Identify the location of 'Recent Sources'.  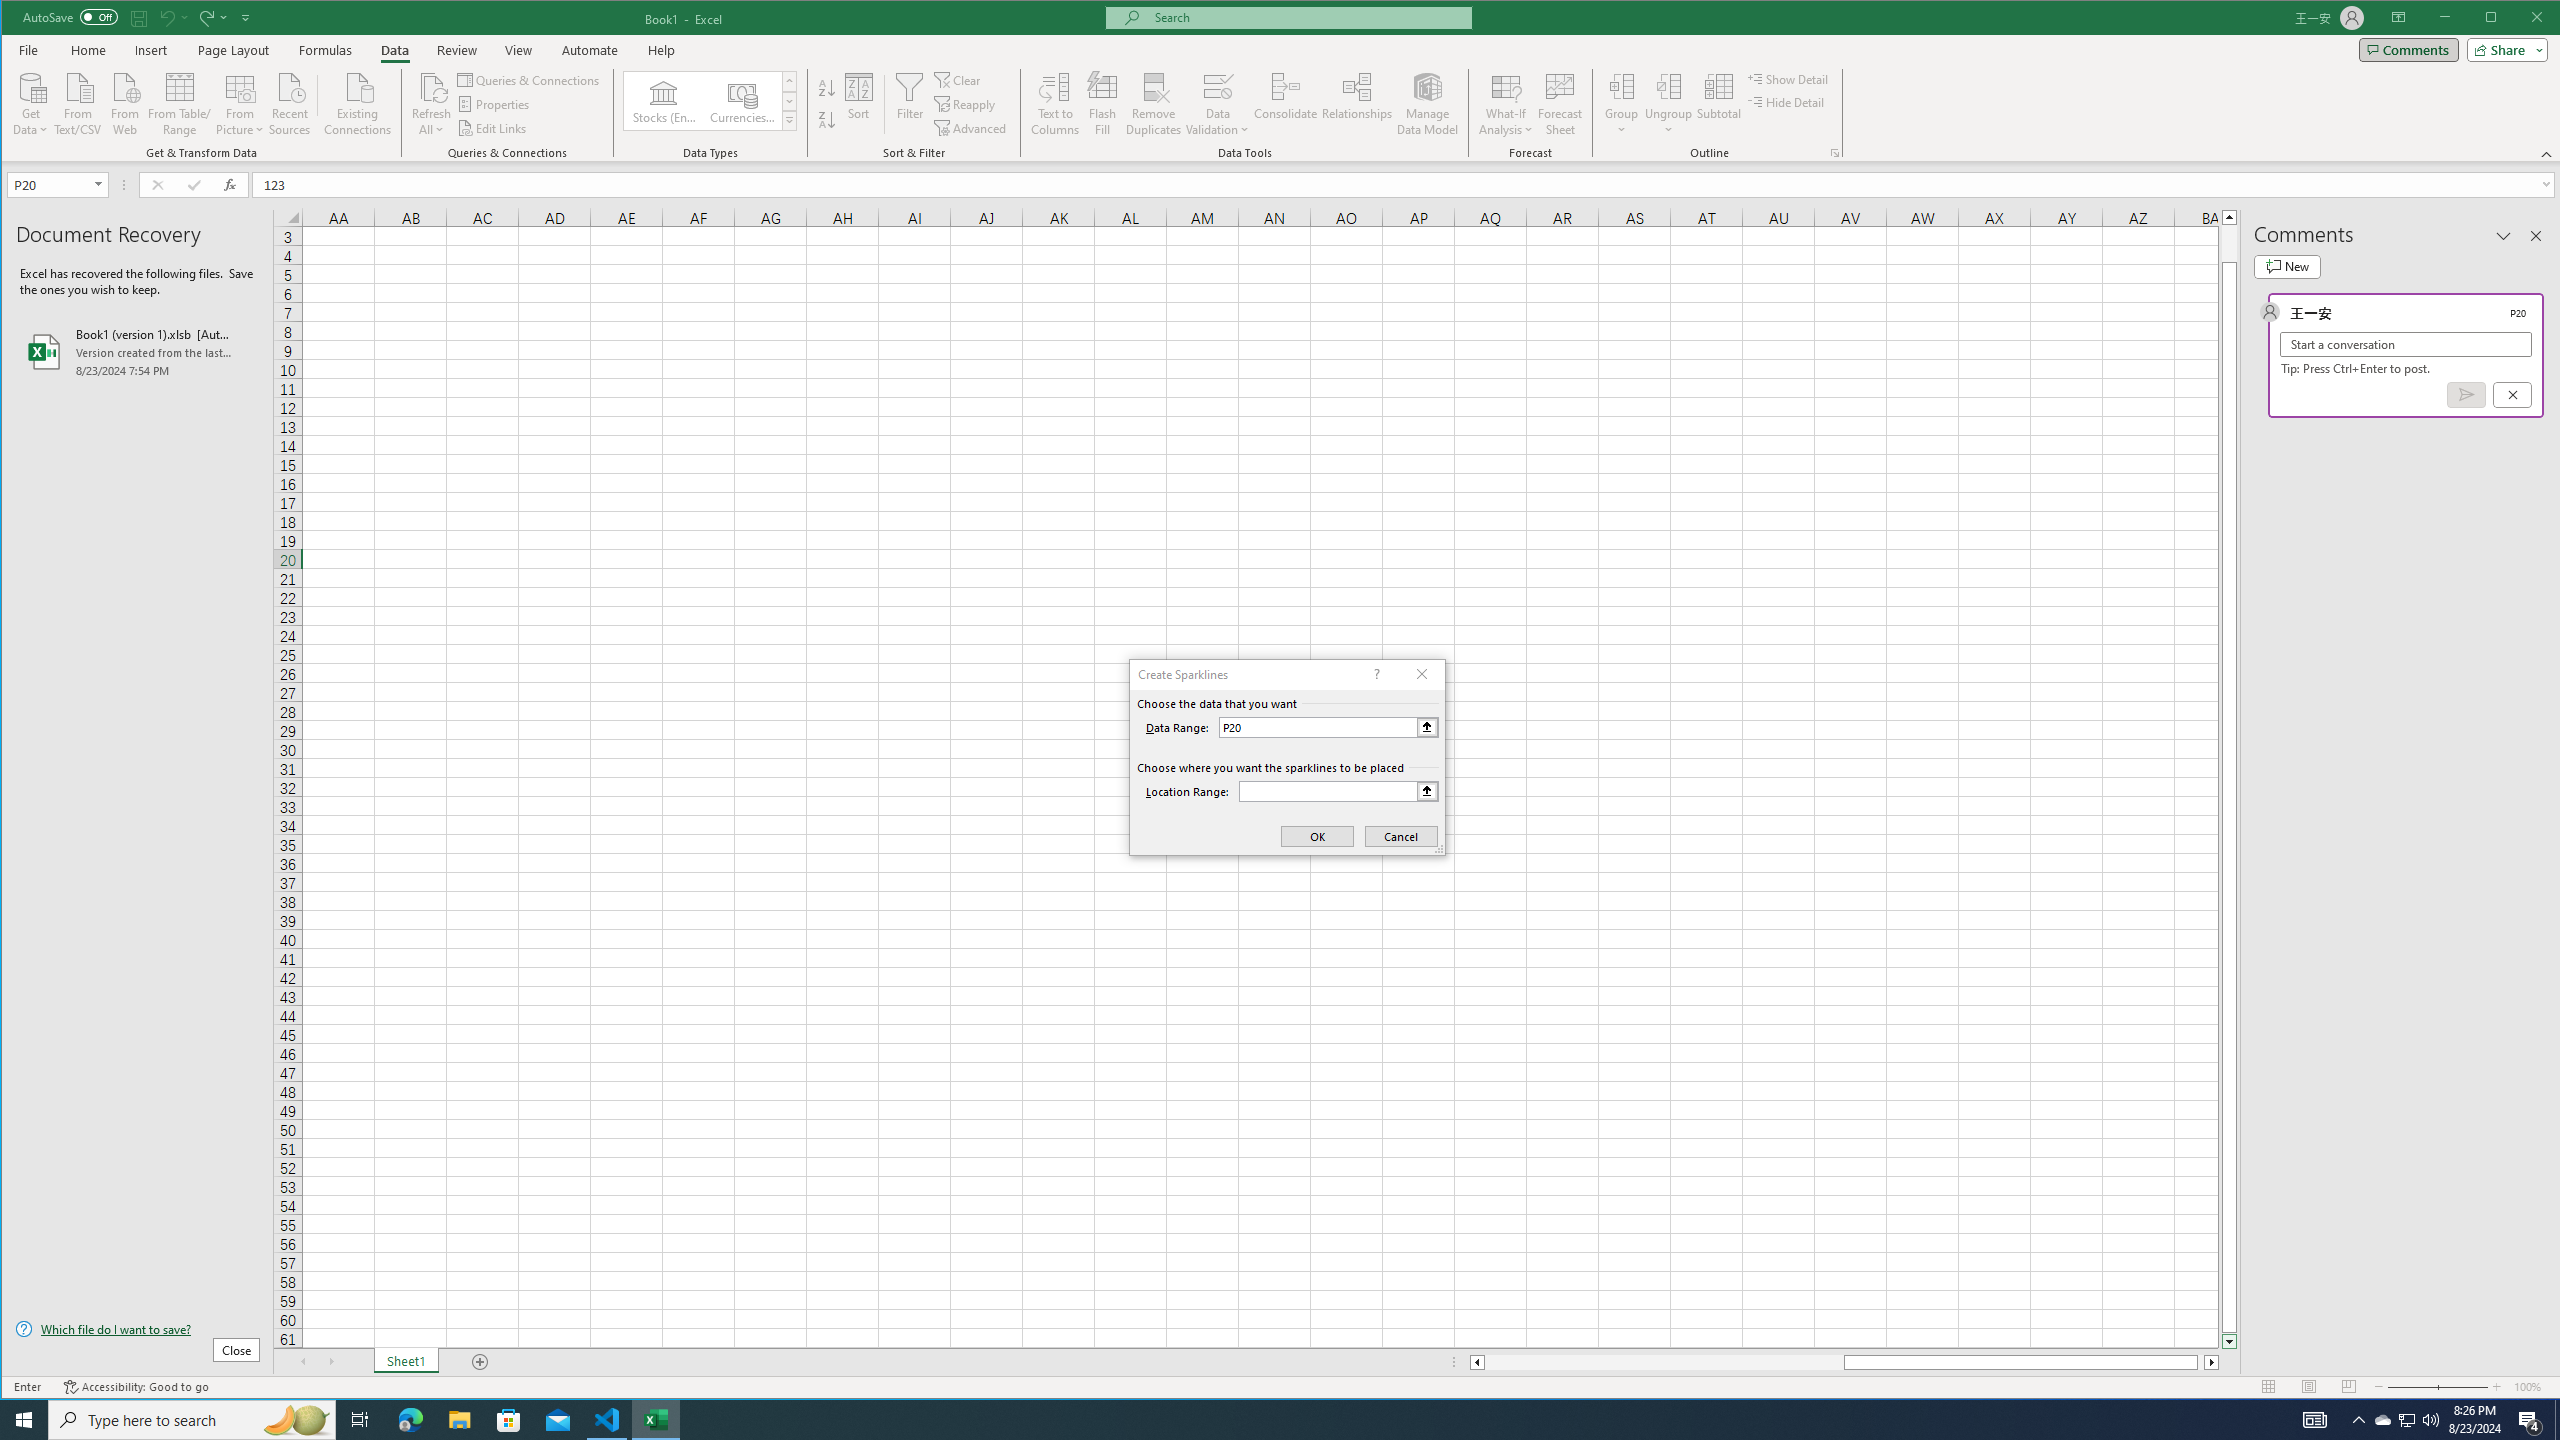
(289, 102).